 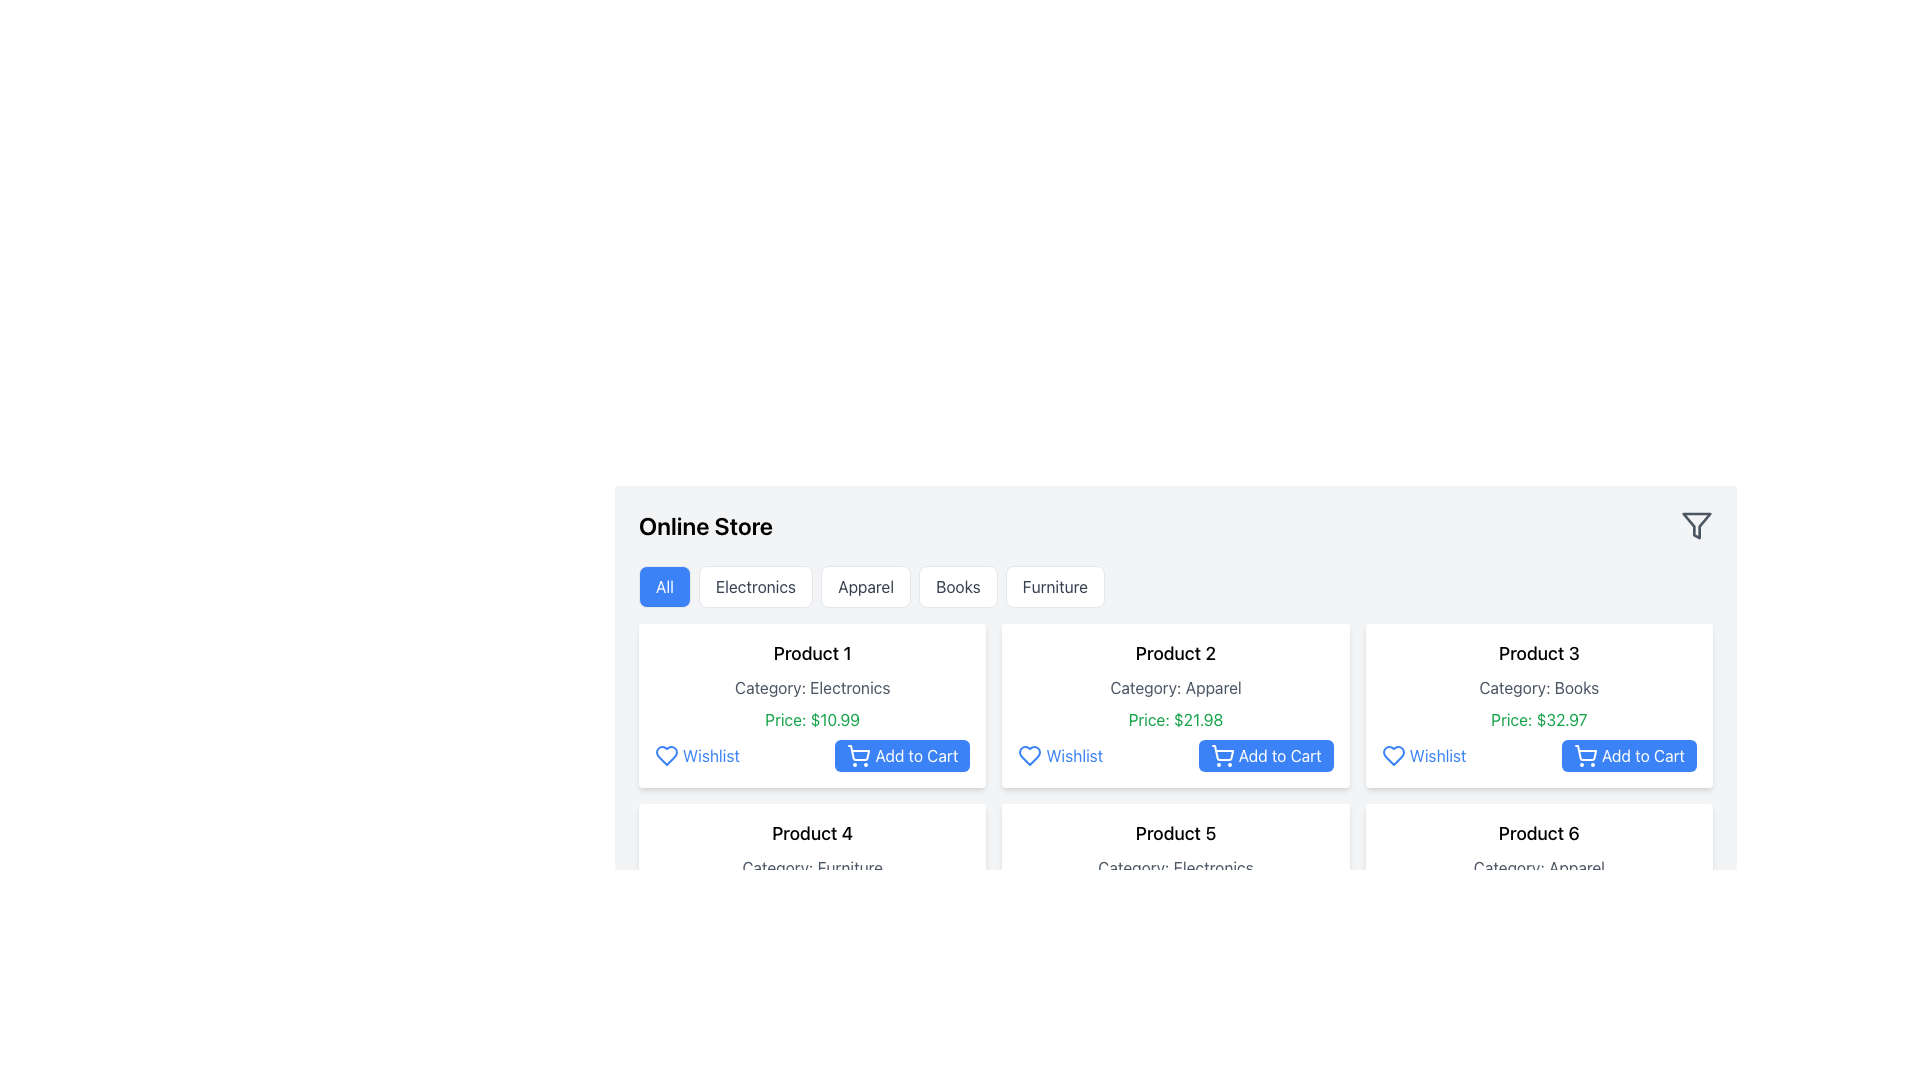 What do you see at coordinates (1392, 756) in the screenshot?
I see `the blue heart outline icon associated with the 'Wishlist' link under 'Product 3'` at bounding box center [1392, 756].